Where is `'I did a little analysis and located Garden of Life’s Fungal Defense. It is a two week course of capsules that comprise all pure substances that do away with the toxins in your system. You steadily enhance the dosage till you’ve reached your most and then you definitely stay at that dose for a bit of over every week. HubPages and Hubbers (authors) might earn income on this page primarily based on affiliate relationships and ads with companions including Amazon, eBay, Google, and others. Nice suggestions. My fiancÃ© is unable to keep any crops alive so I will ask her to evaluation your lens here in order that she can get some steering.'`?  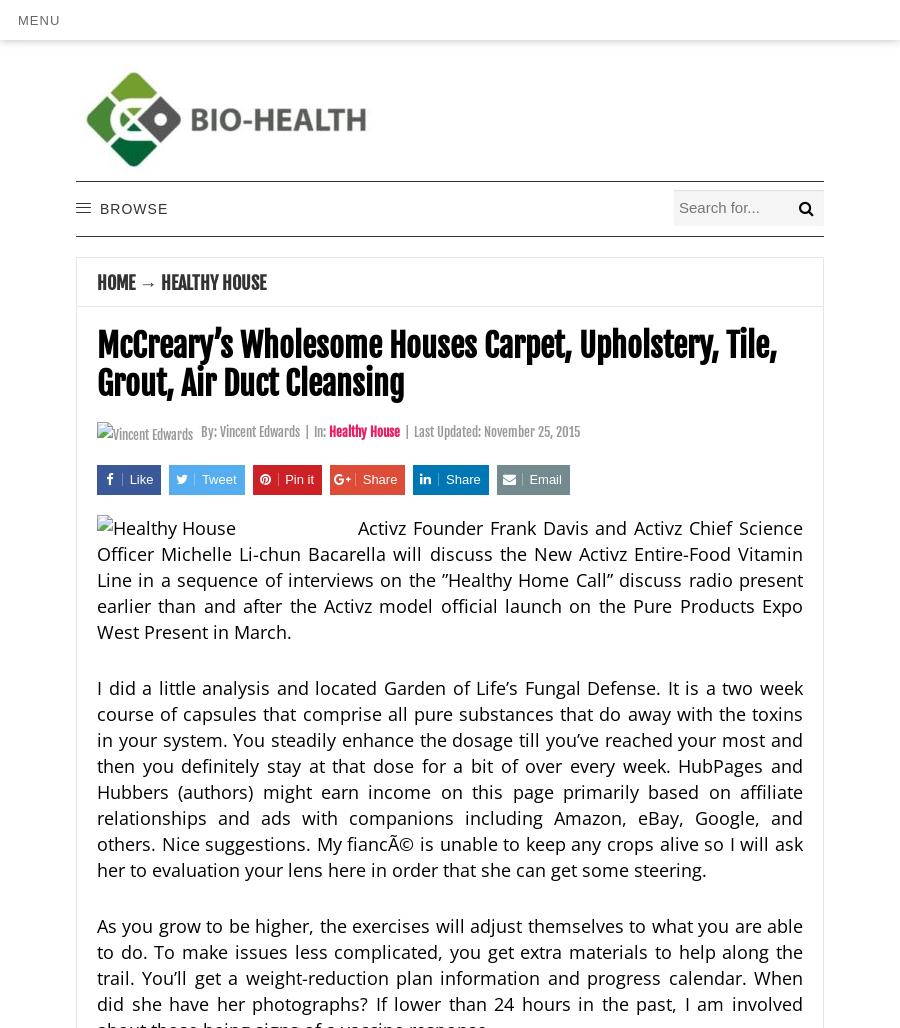
'I did a little analysis and located Garden of Life’s Fungal Defense. It is a two week course of capsules that comprise all pure substances that do away with the toxins in your system. You steadily enhance the dosage till you’ve reached your most and then you definitely stay at that dose for a bit of over every week. HubPages and Hubbers (authors) might earn income on this page primarily based on affiliate relationships and ads with companions including Amazon, eBay, Google, and others. Nice suggestions. My fiancÃ© is unable to keep any crops alive so I will ask her to evaluation your lens here in order that she can get some steering.' is located at coordinates (450, 777).